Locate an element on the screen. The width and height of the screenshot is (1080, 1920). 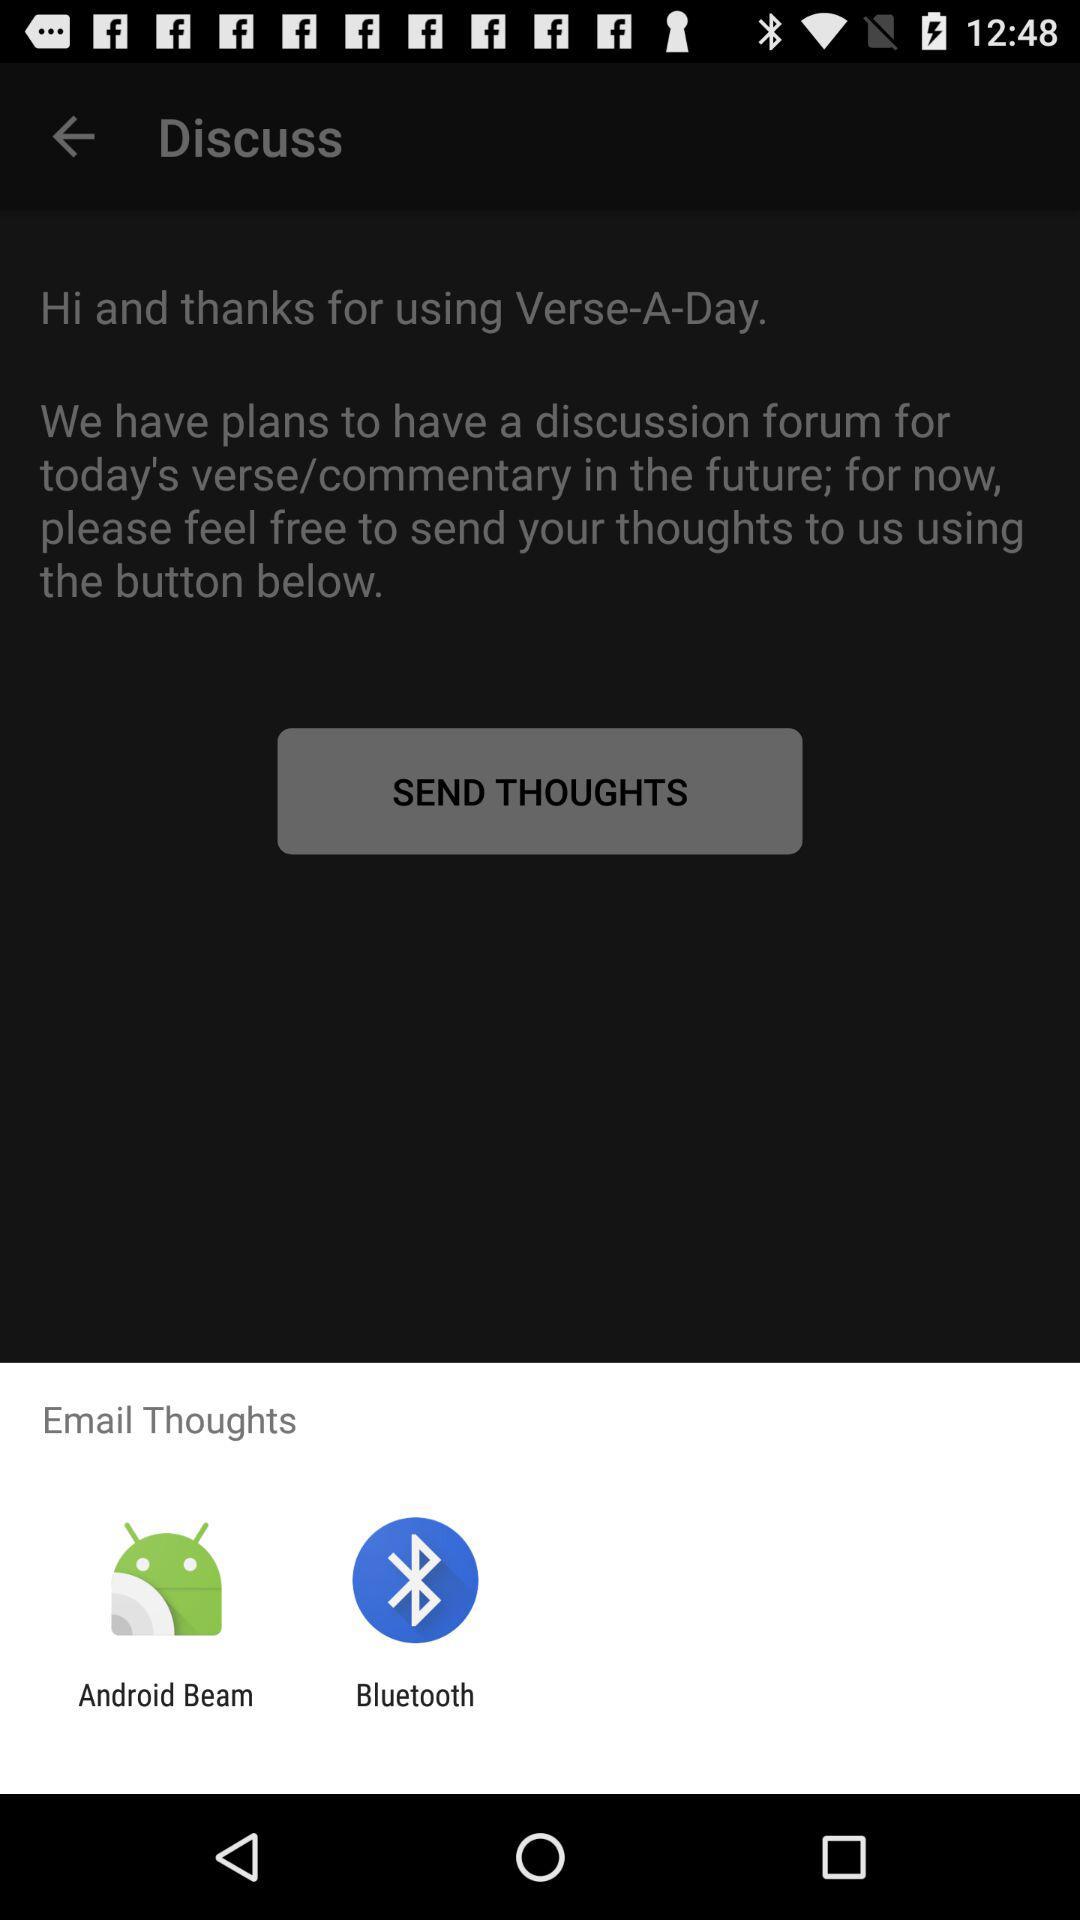
icon to the left of bluetooth icon is located at coordinates (165, 1711).